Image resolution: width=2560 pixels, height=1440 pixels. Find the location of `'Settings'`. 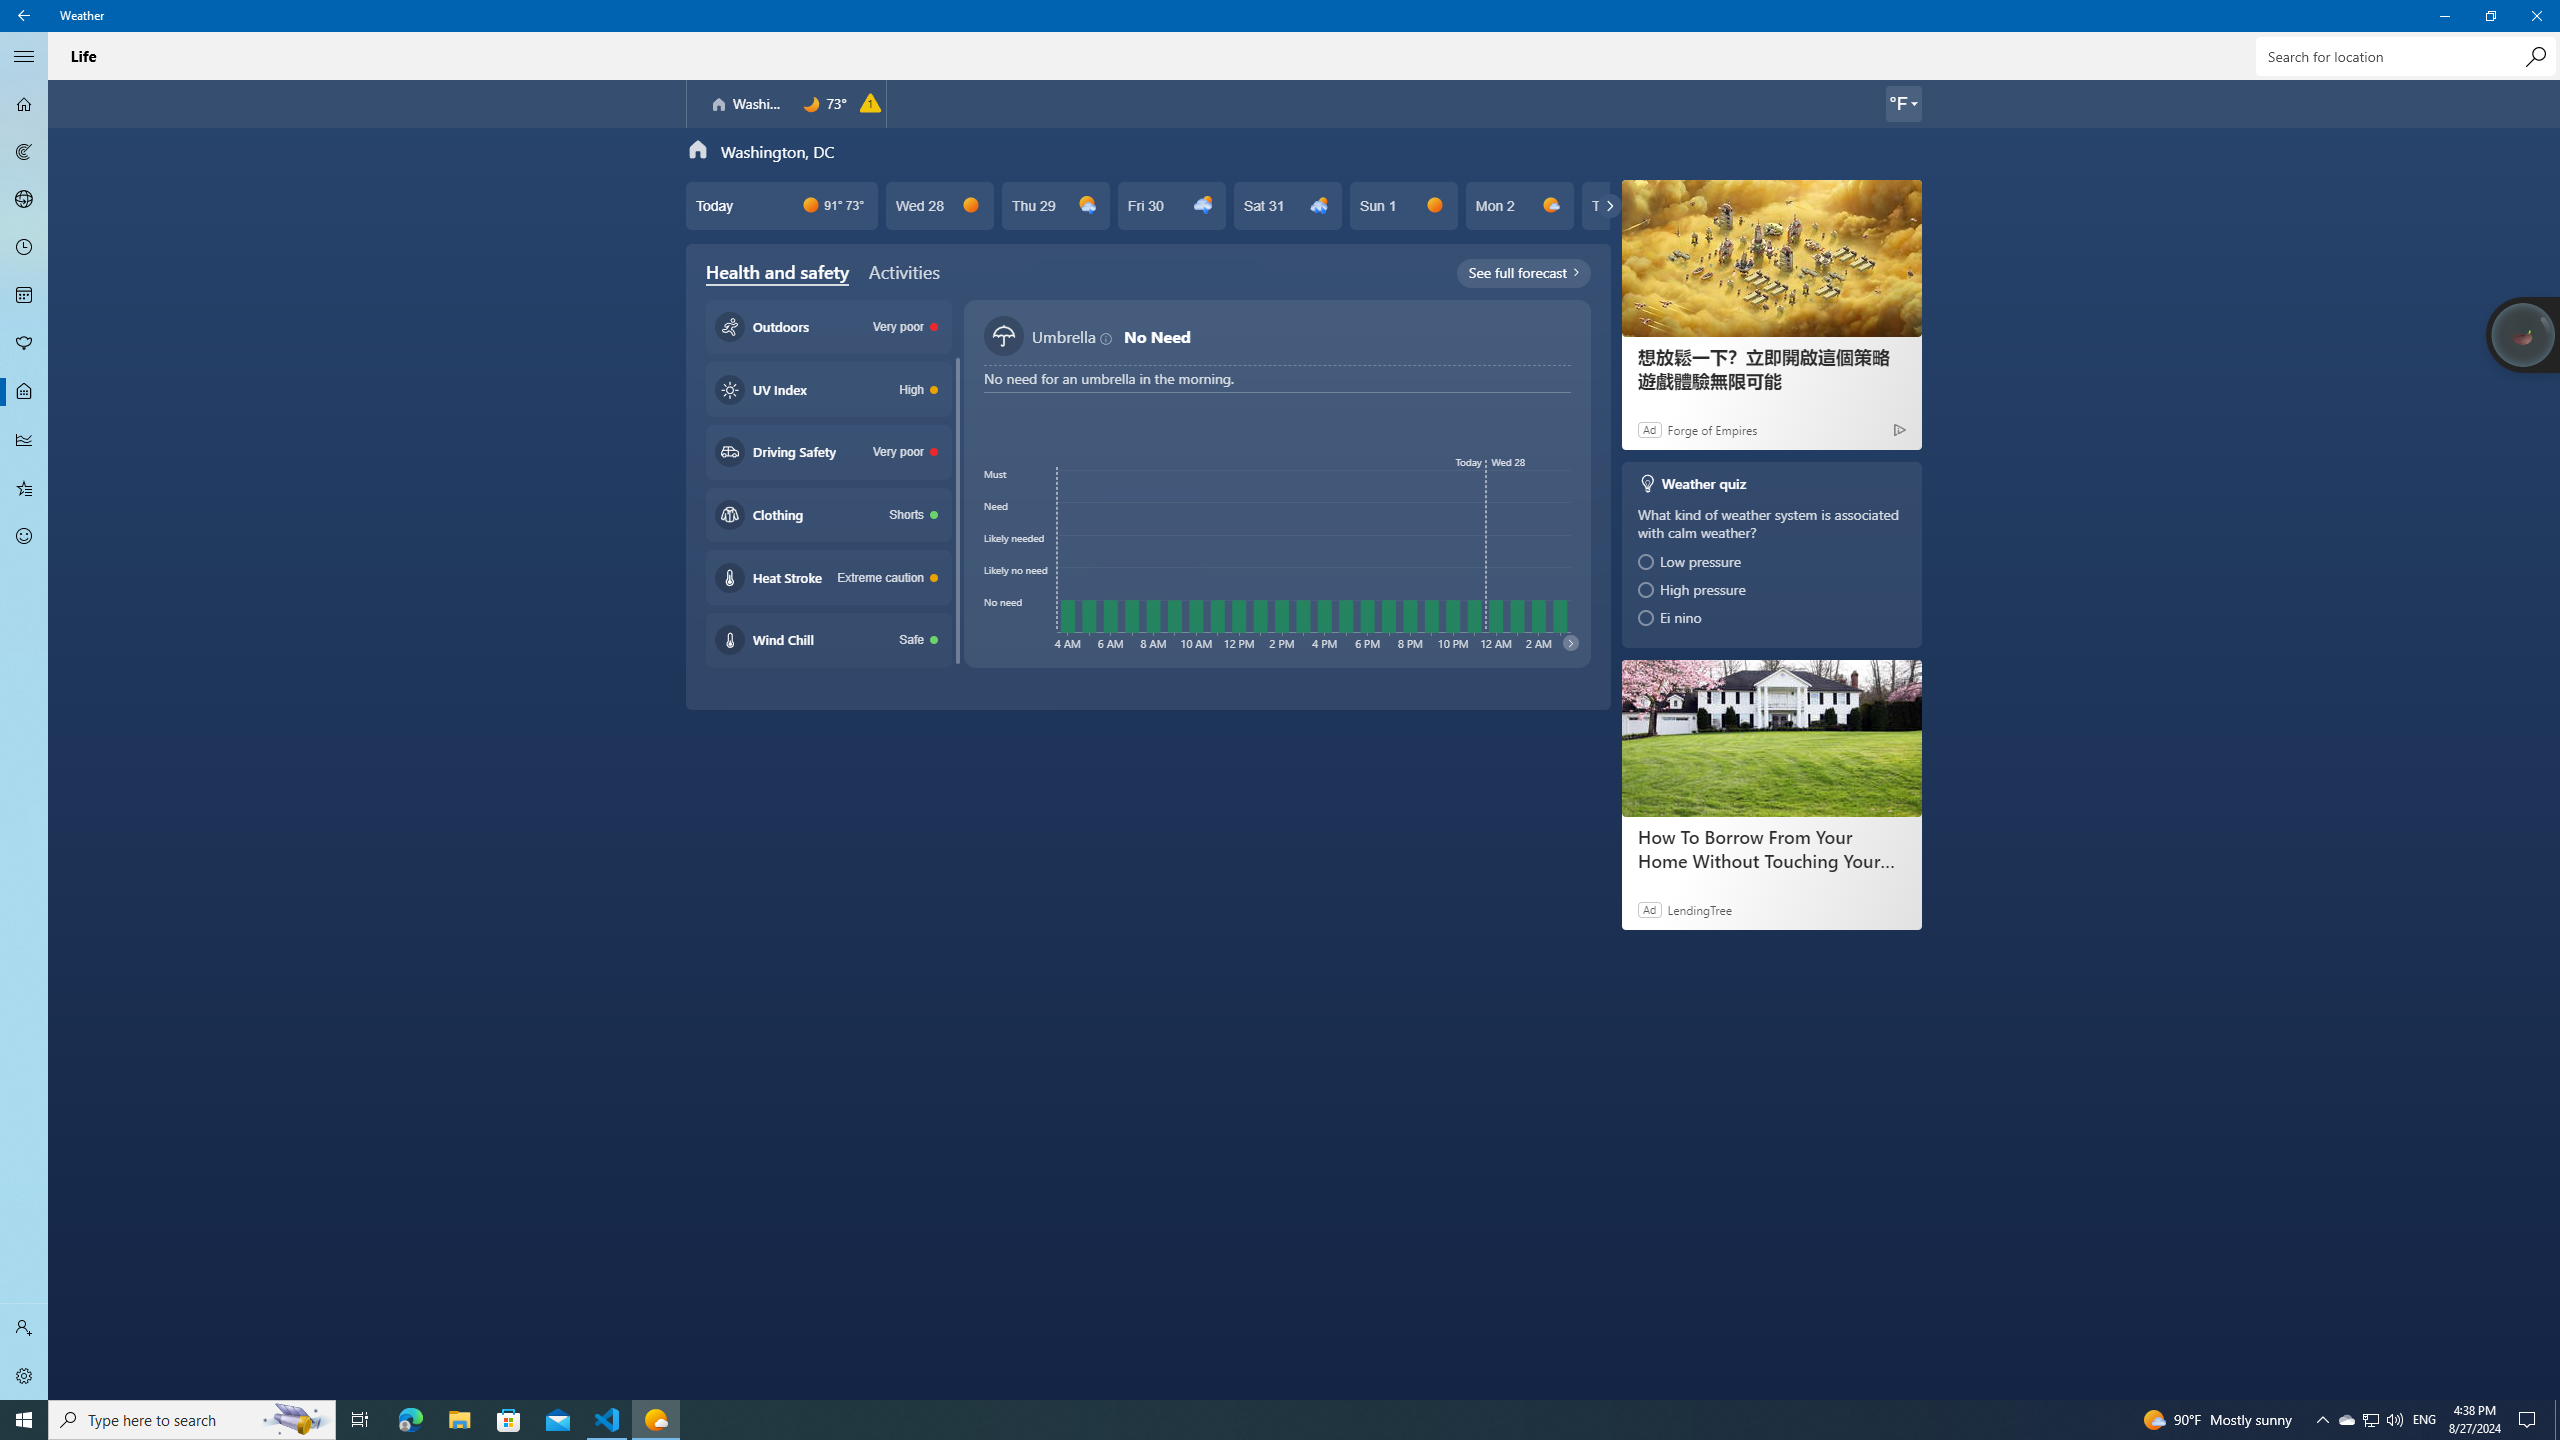

'Settings' is located at coordinates (24, 1374).